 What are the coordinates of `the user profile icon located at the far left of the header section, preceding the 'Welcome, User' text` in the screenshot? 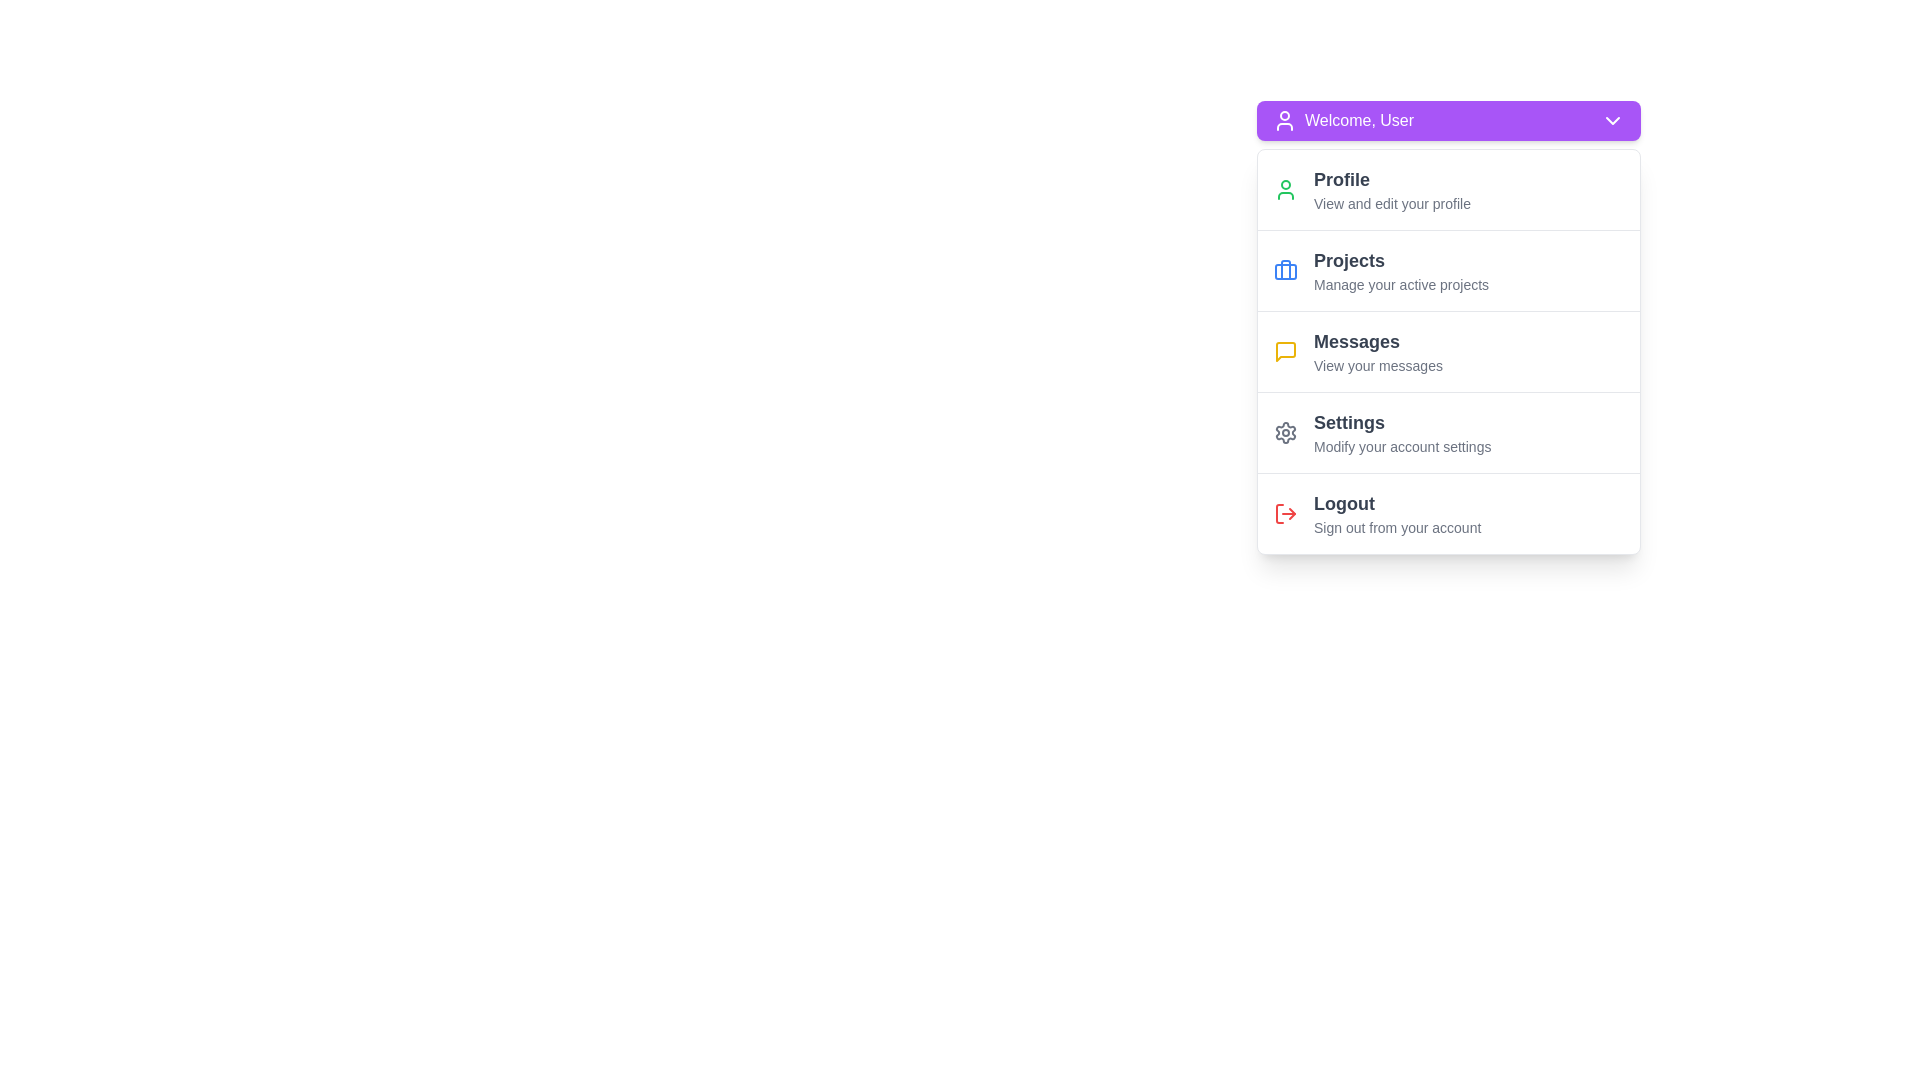 It's located at (1285, 120).